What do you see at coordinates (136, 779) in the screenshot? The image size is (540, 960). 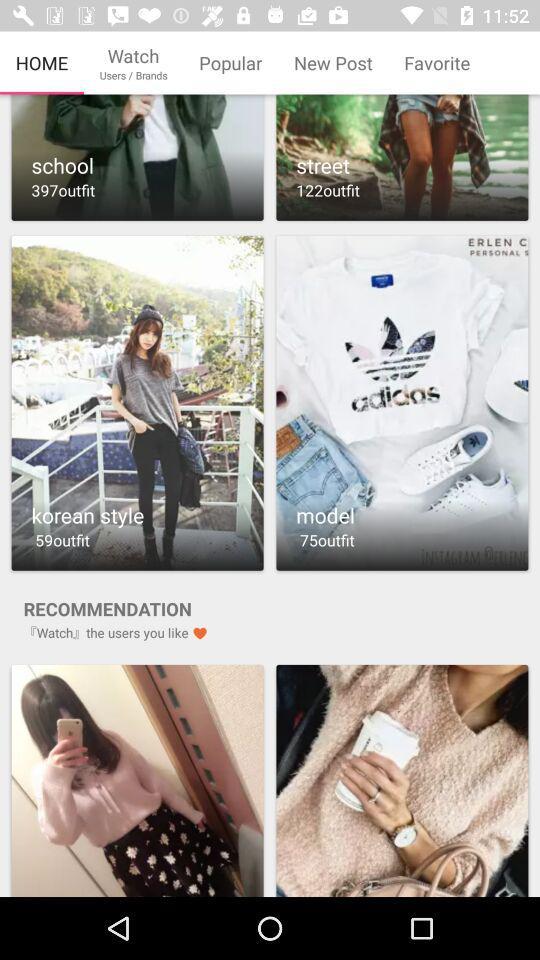 I see `outfit selection` at bounding box center [136, 779].